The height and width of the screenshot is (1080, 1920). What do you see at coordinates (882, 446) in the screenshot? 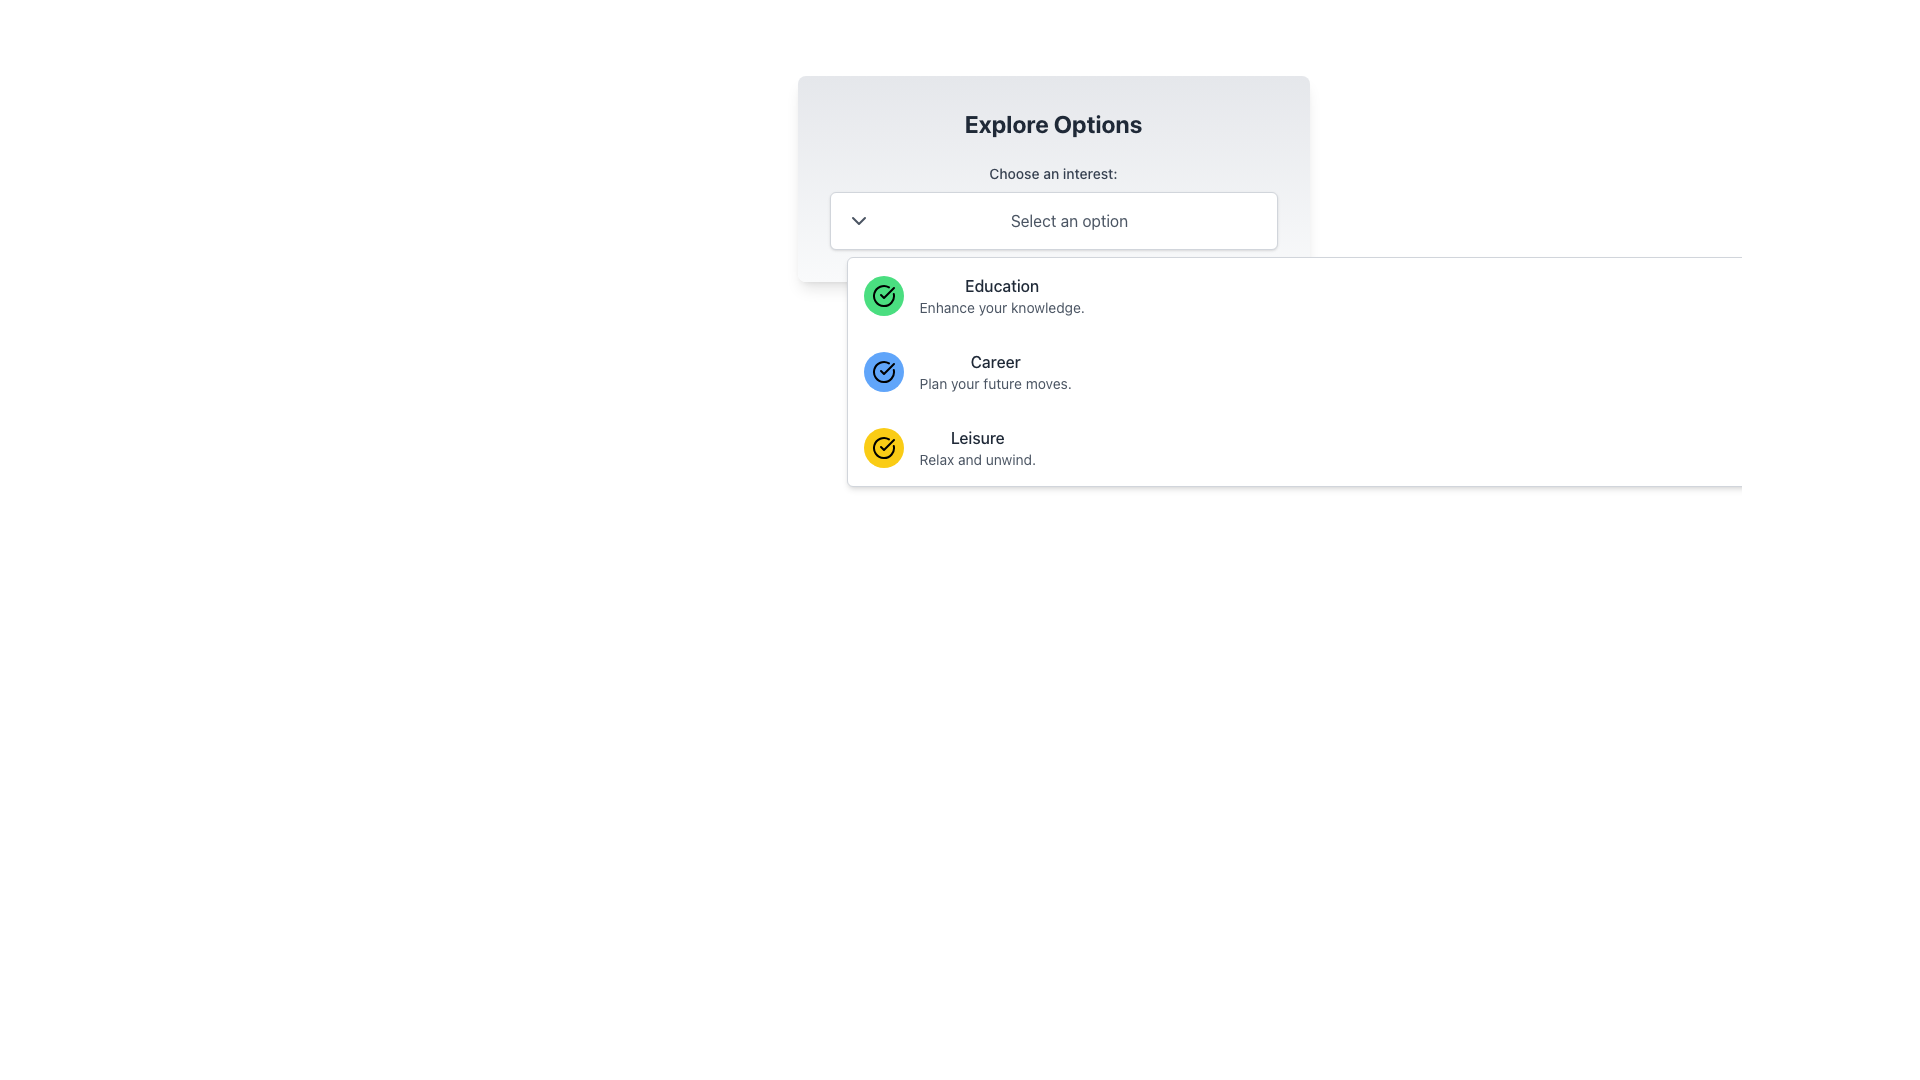
I see `the circular icon with a checkmark inside a yellow background, located at the bottom-right section of the dropdown area associated with the 'Leisure' option` at bounding box center [882, 446].